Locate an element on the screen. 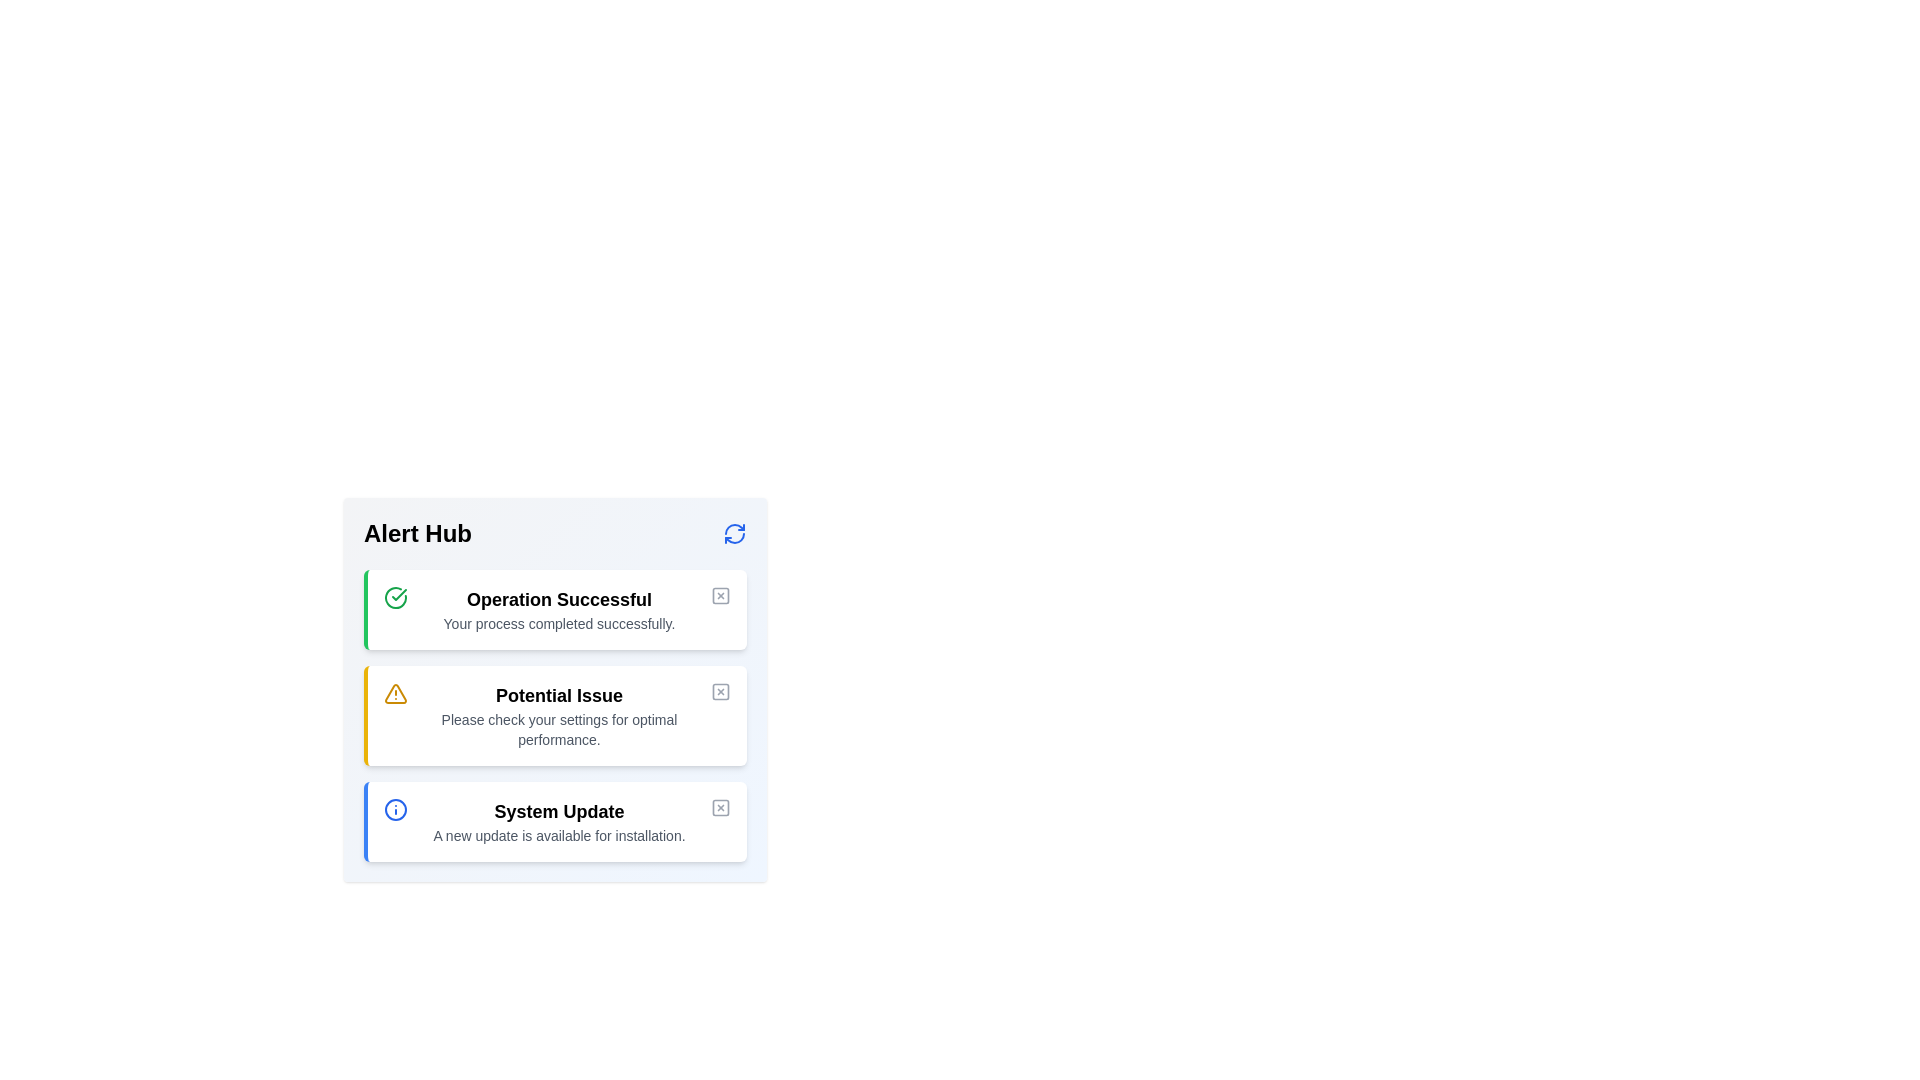 The image size is (1920, 1080). the 'System Update' title text label, which is bold and larger than the descriptive text, located at the top of its notification card is located at coordinates (559, 812).